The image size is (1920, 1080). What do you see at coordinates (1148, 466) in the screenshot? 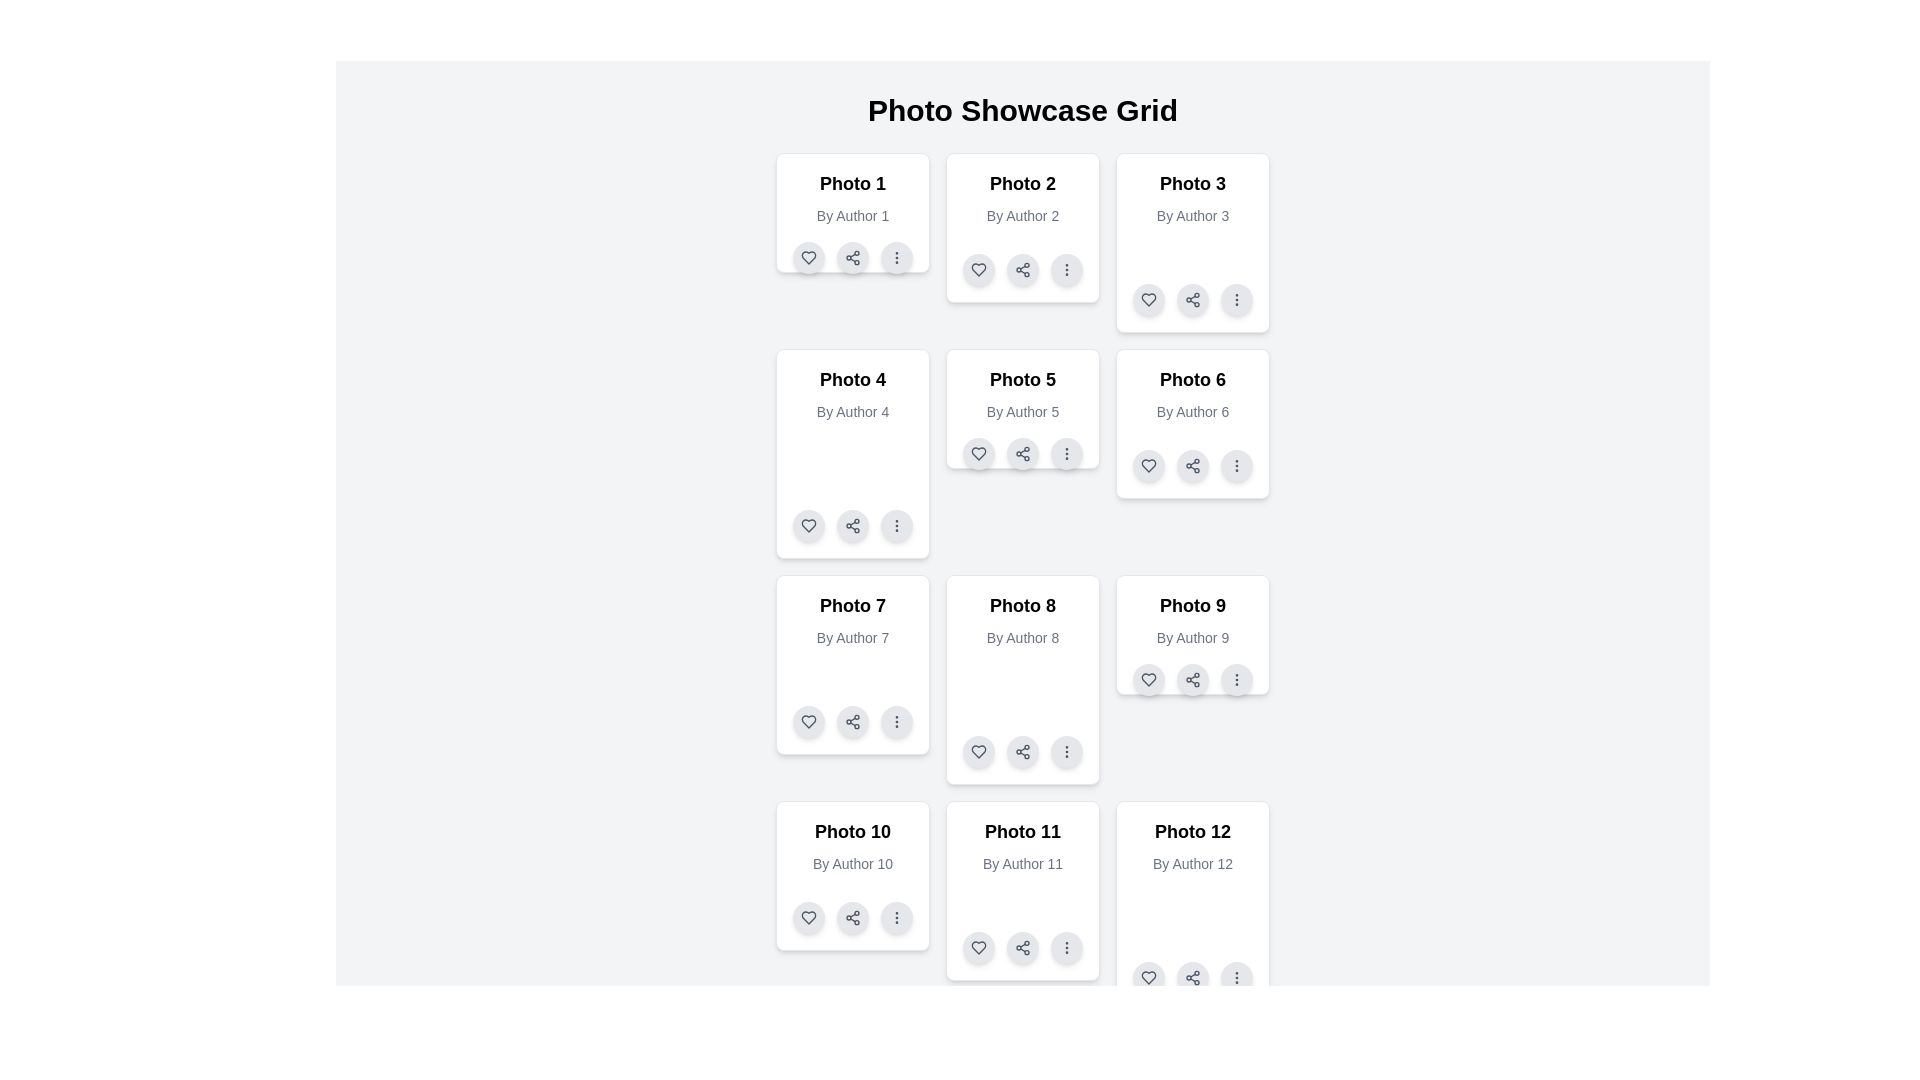
I see `the favorite button located in the control bar under 'Photo 6'` at bounding box center [1148, 466].